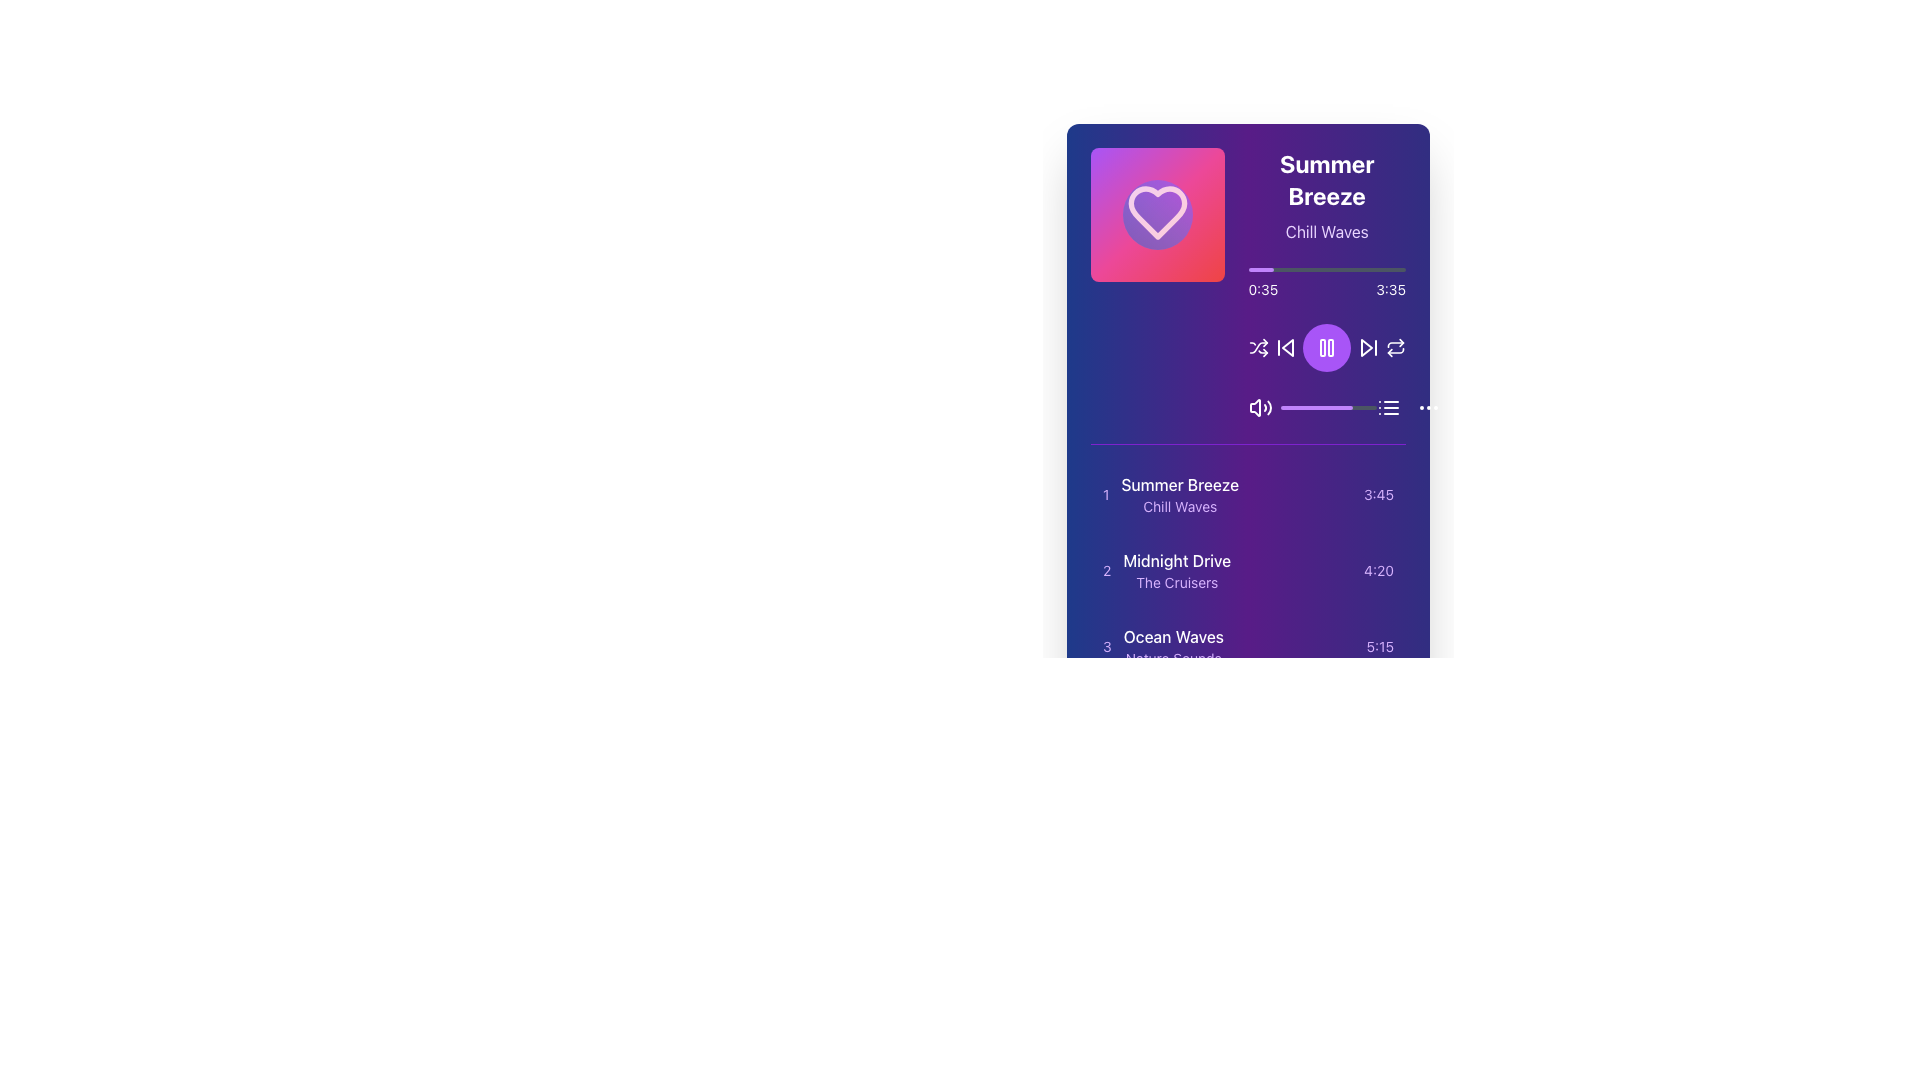 The width and height of the screenshot is (1920, 1080). What do you see at coordinates (1344, 407) in the screenshot?
I see `the progress value` at bounding box center [1344, 407].